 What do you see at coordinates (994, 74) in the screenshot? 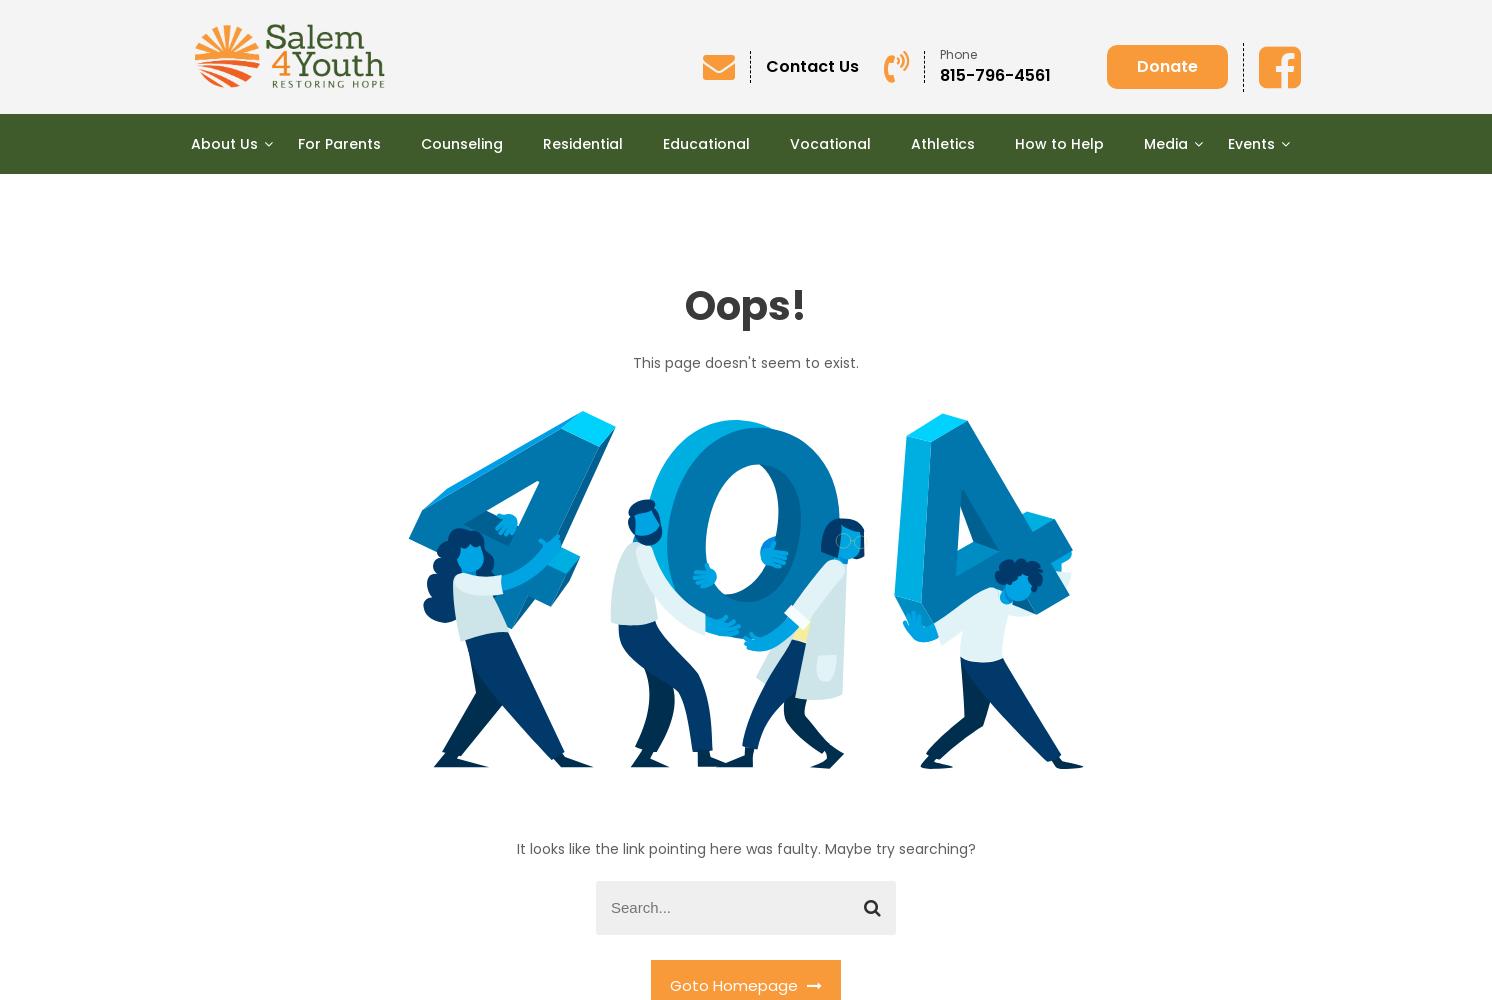
I see `'815-796-4561'` at bounding box center [994, 74].